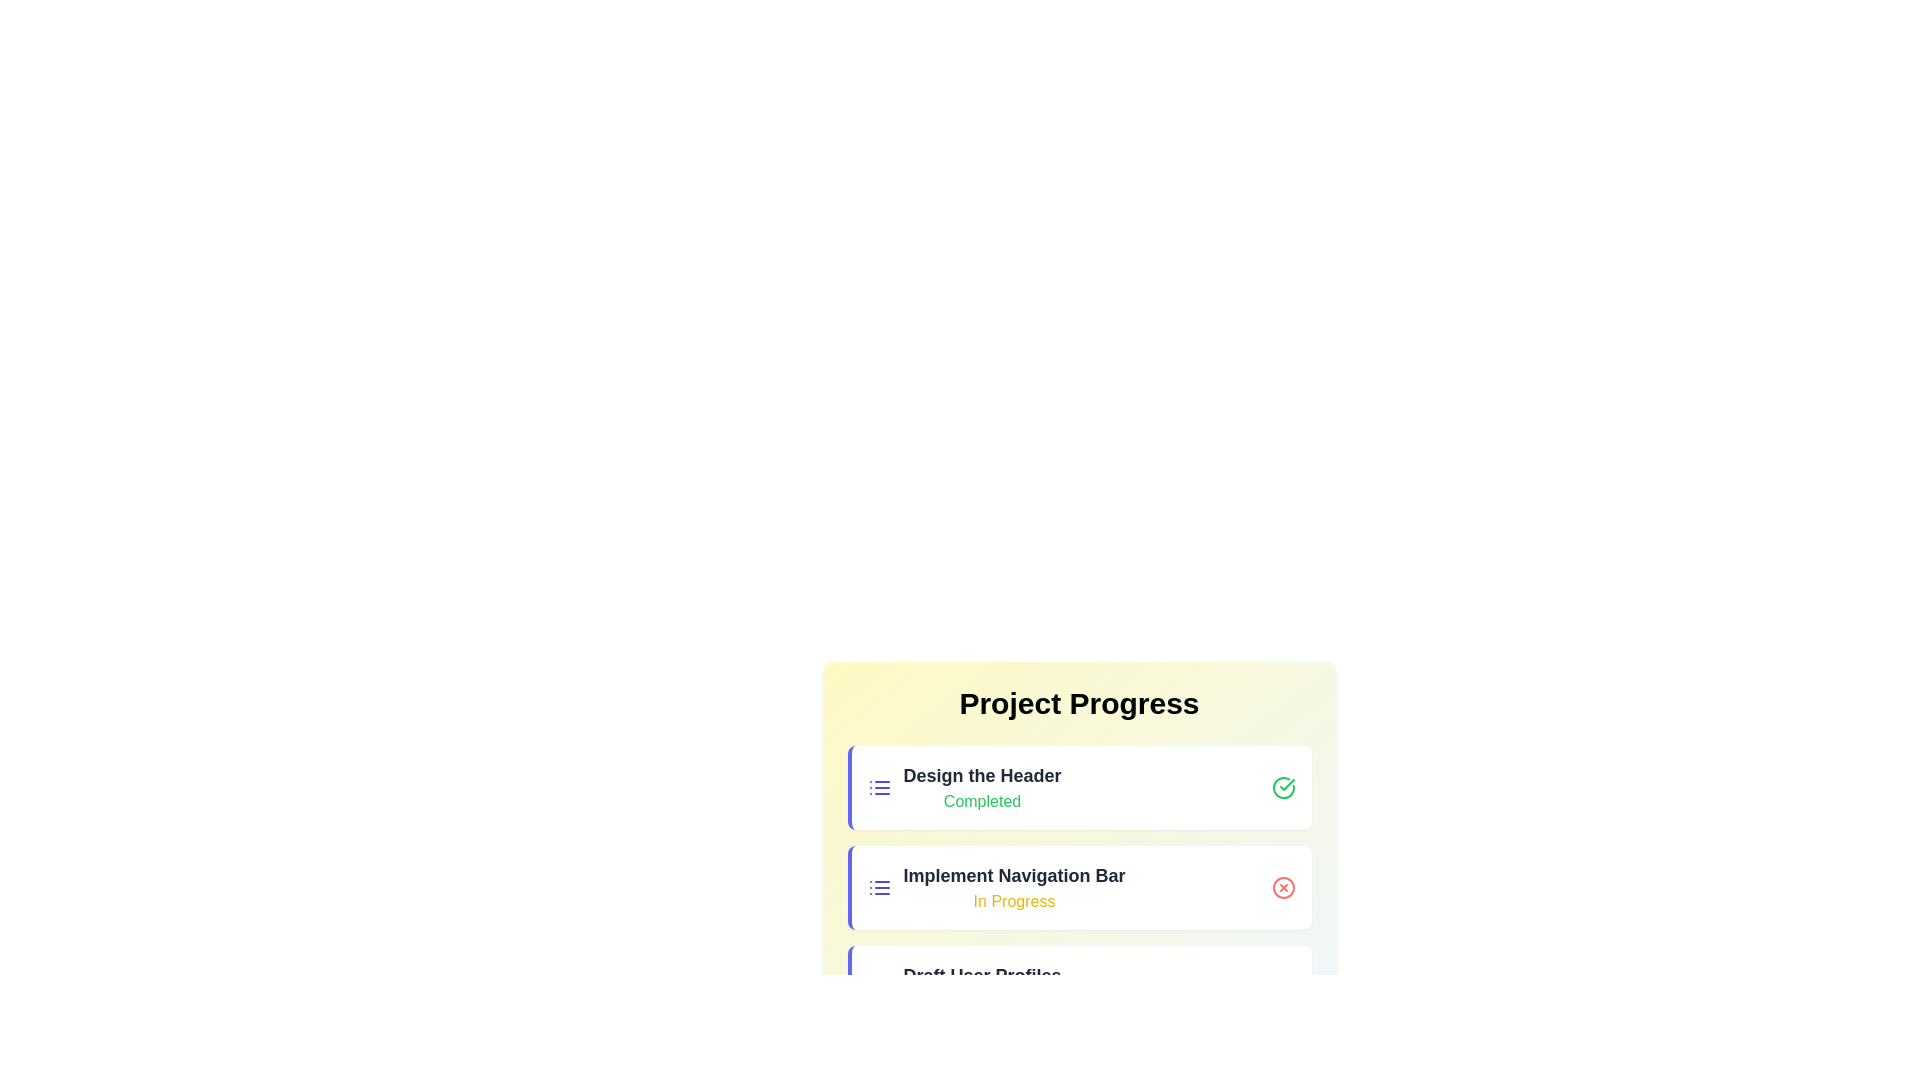 The width and height of the screenshot is (1920, 1080). I want to click on the check icon for the task Design the Header, so click(1283, 786).